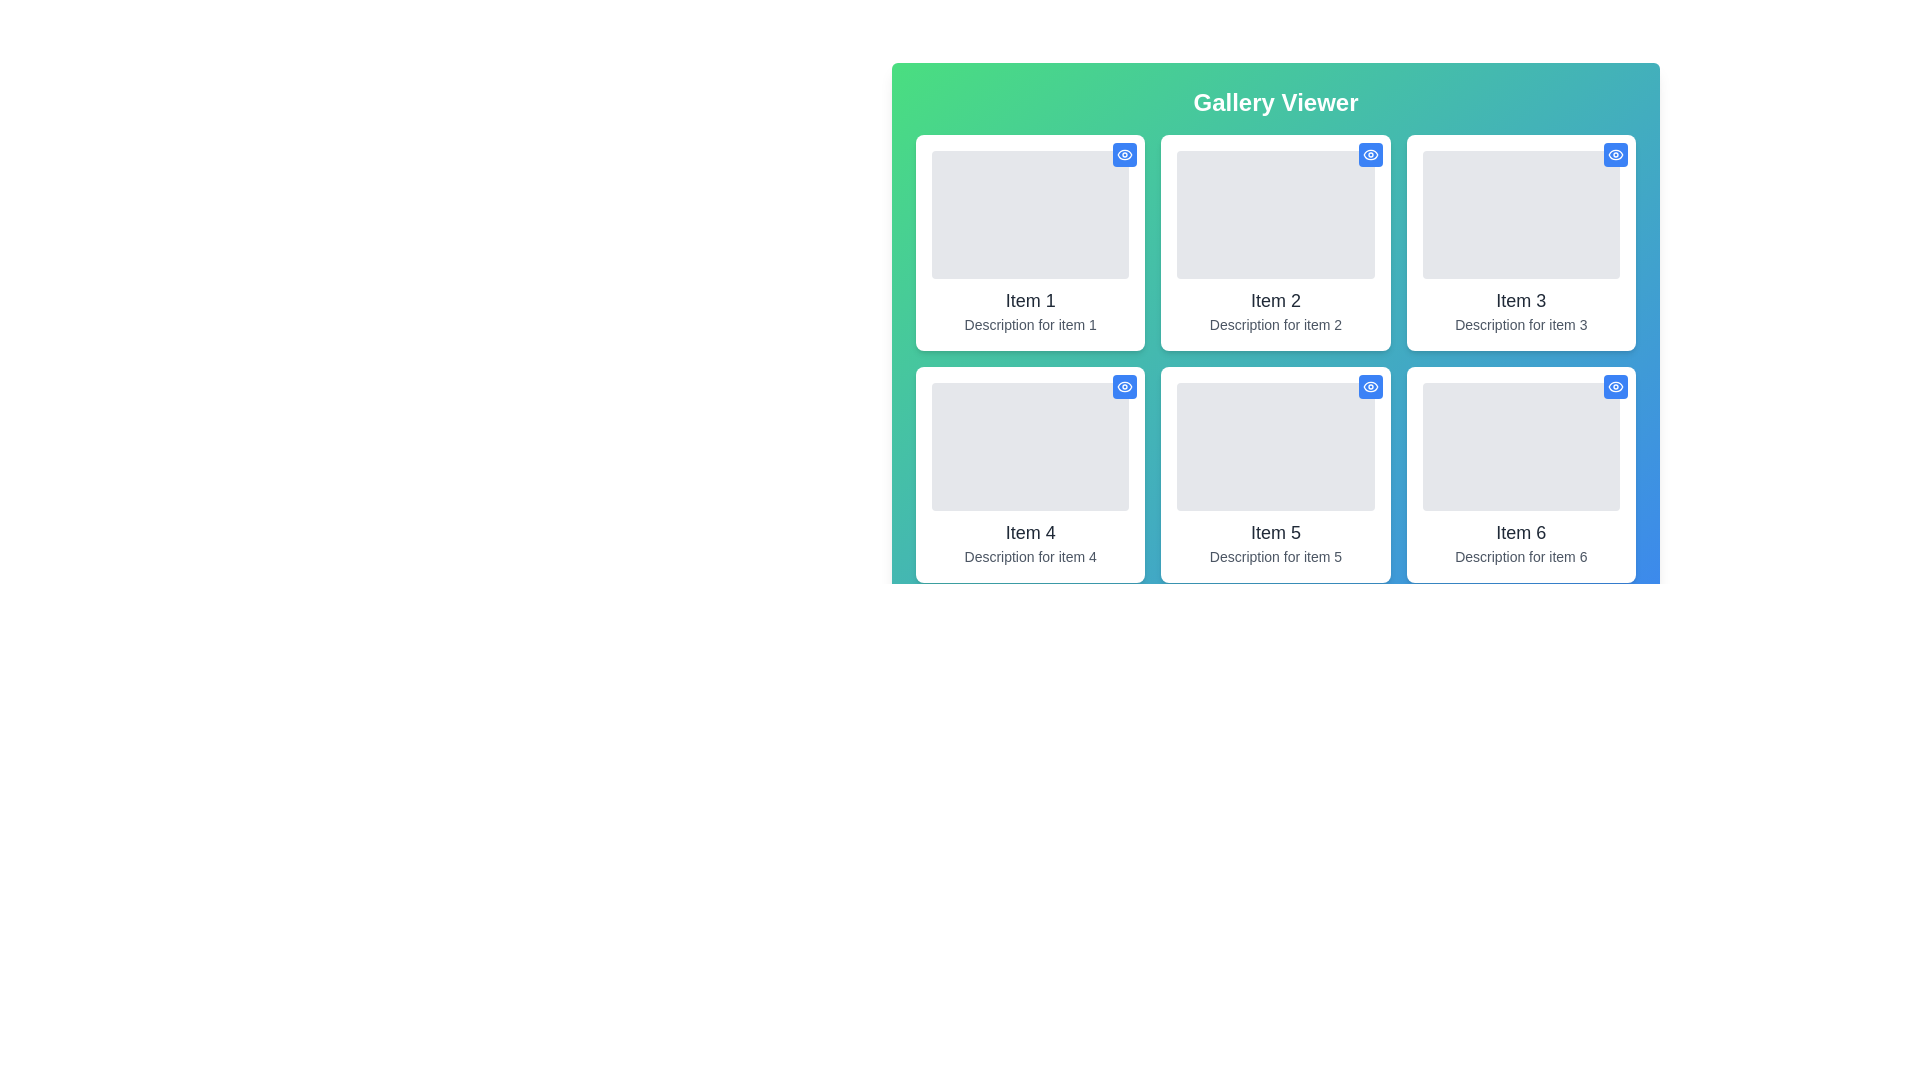 This screenshot has height=1080, width=1920. Describe the element at coordinates (1520, 323) in the screenshot. I see `the descriptive text label located beneath the 'Item 3' text in the third card of the grid layout` at that location.